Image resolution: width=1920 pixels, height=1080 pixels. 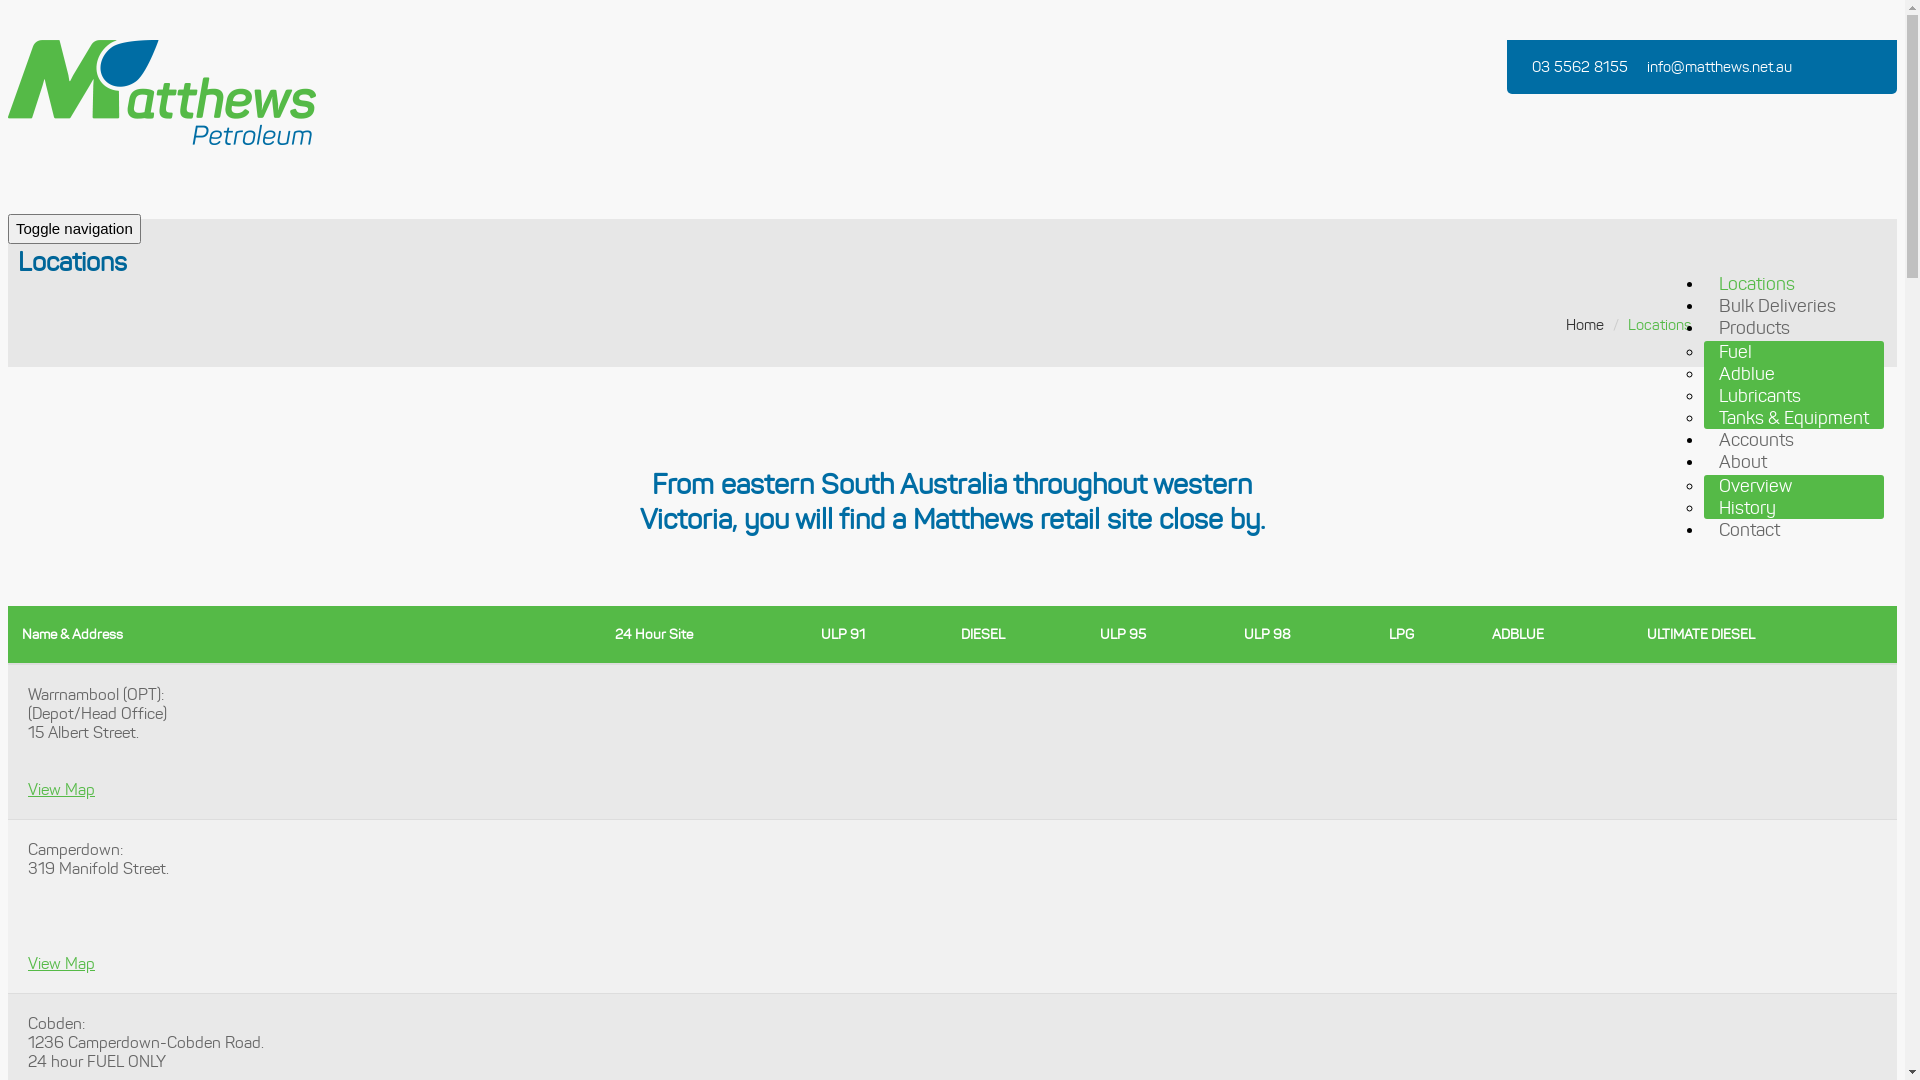 I want to click on 'Bulk Deliveries', so click(x=1777, y=305).